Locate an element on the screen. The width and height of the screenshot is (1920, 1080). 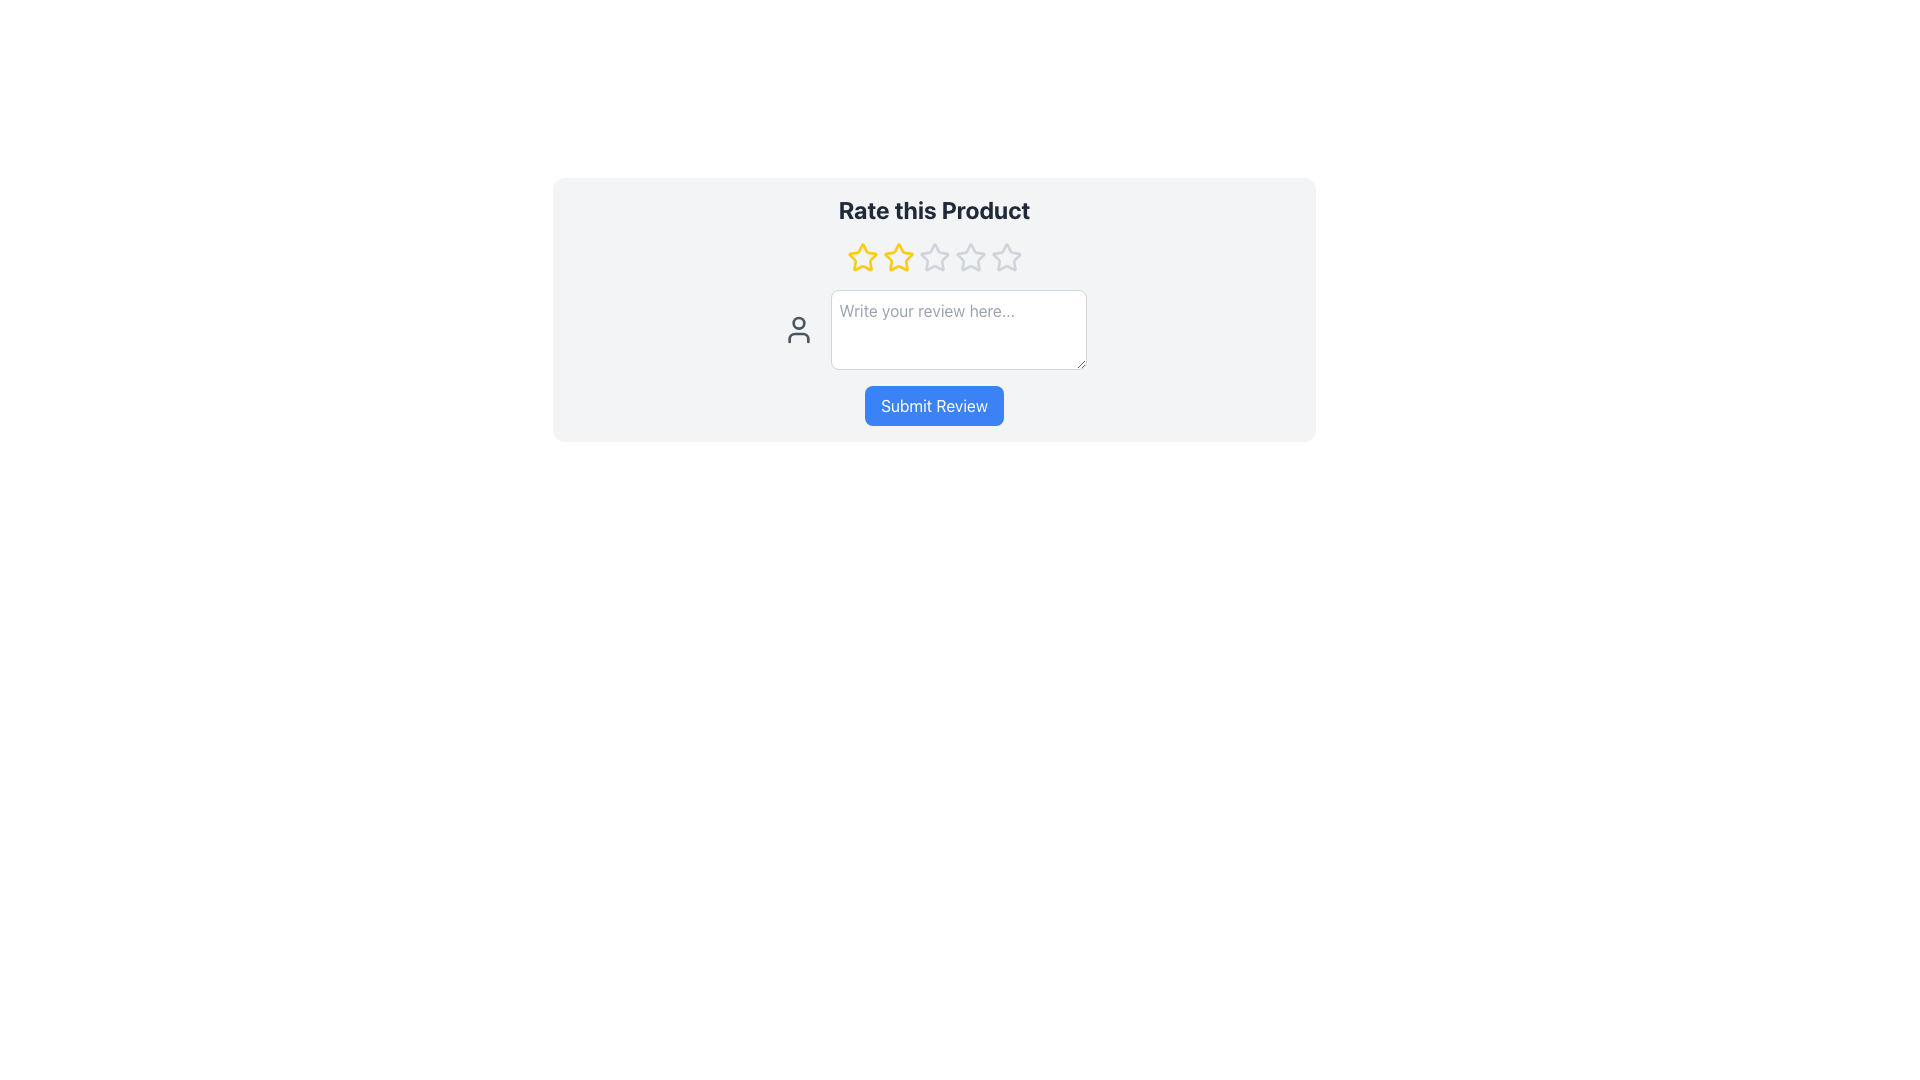
the sixth star icon in the horizontal layout is located at coordinates (1006, 257).